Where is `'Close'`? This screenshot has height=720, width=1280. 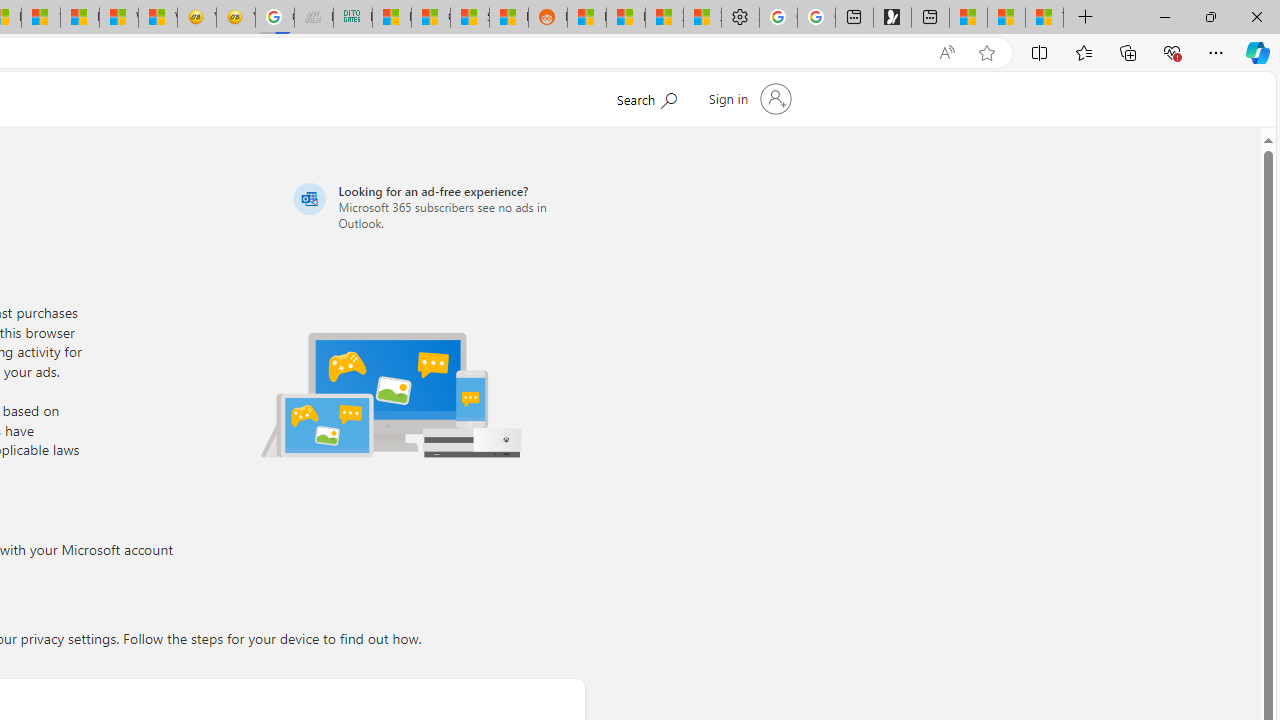
'Close' is located at coordinates (1255, 16).